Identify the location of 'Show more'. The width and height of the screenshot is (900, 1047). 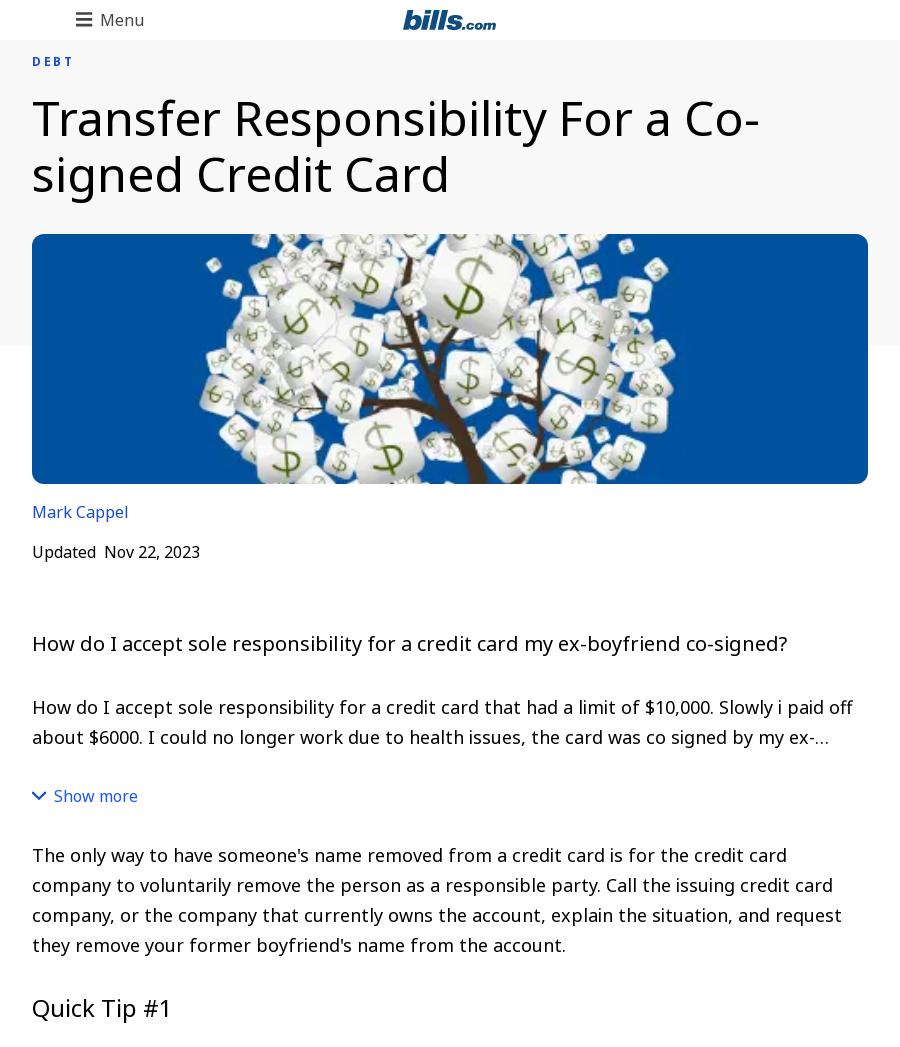
(95, 795).